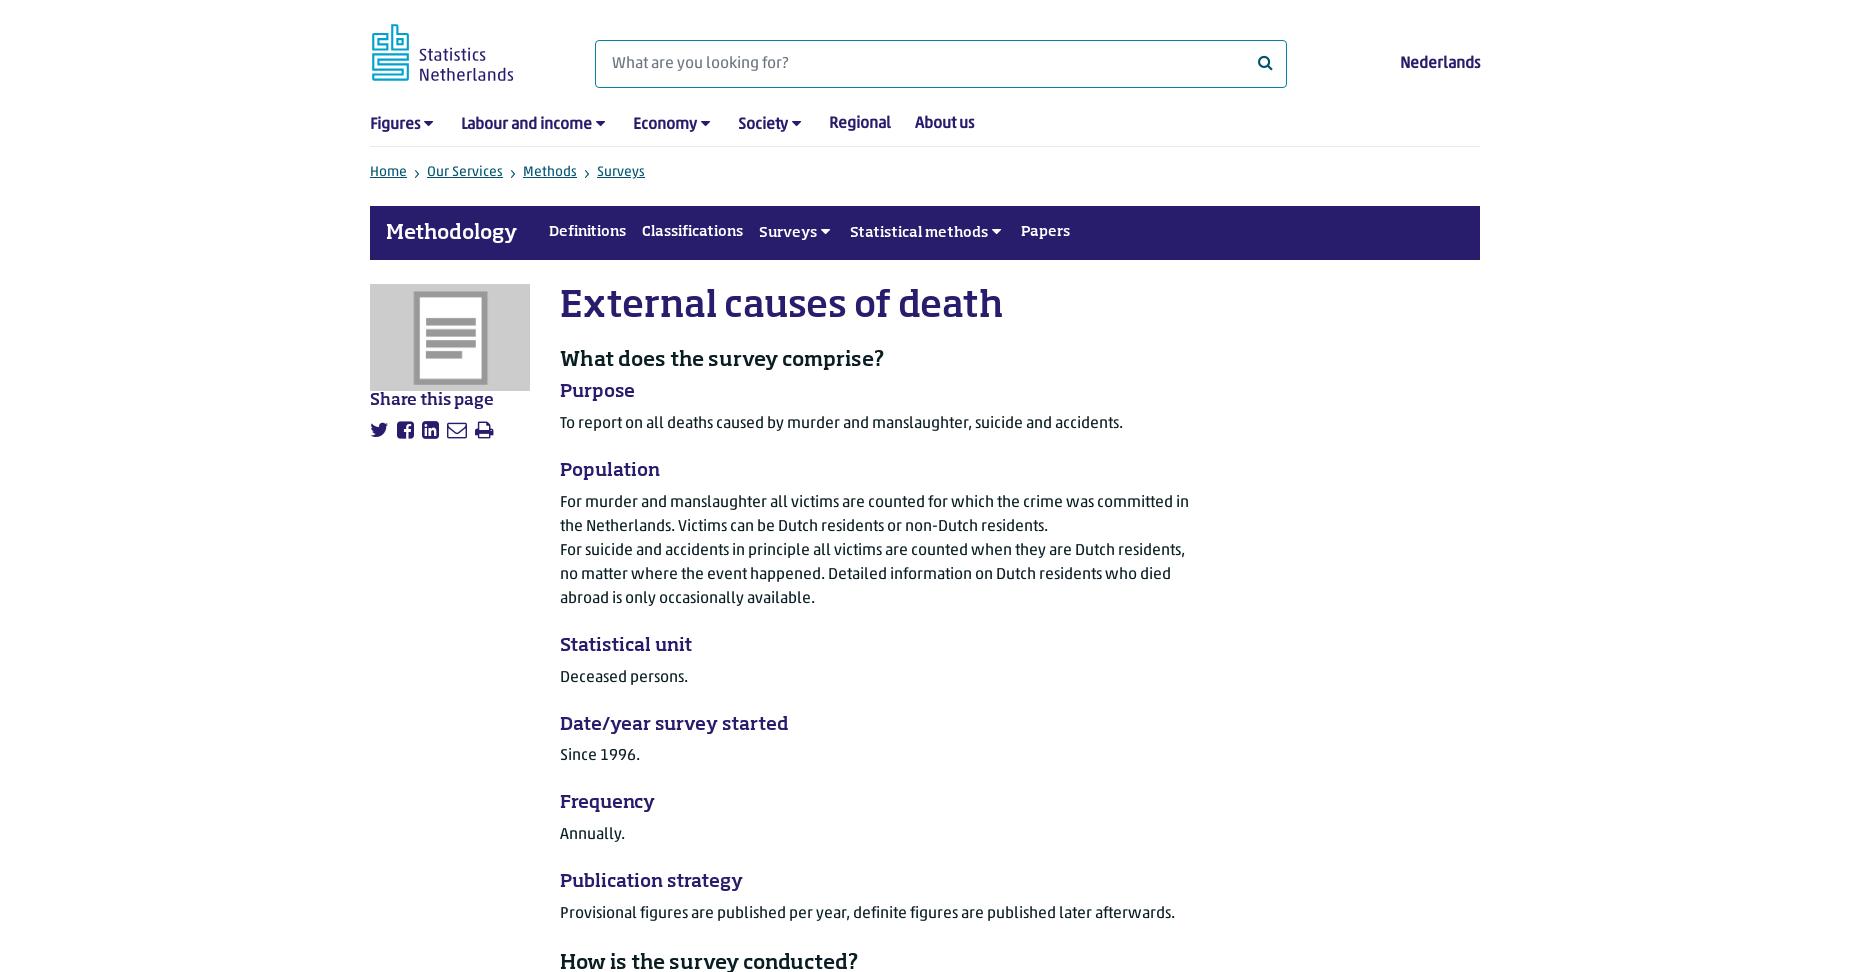 The image size is (1850, 972). I want to click on 'Publication strategy', so click(559, 881).